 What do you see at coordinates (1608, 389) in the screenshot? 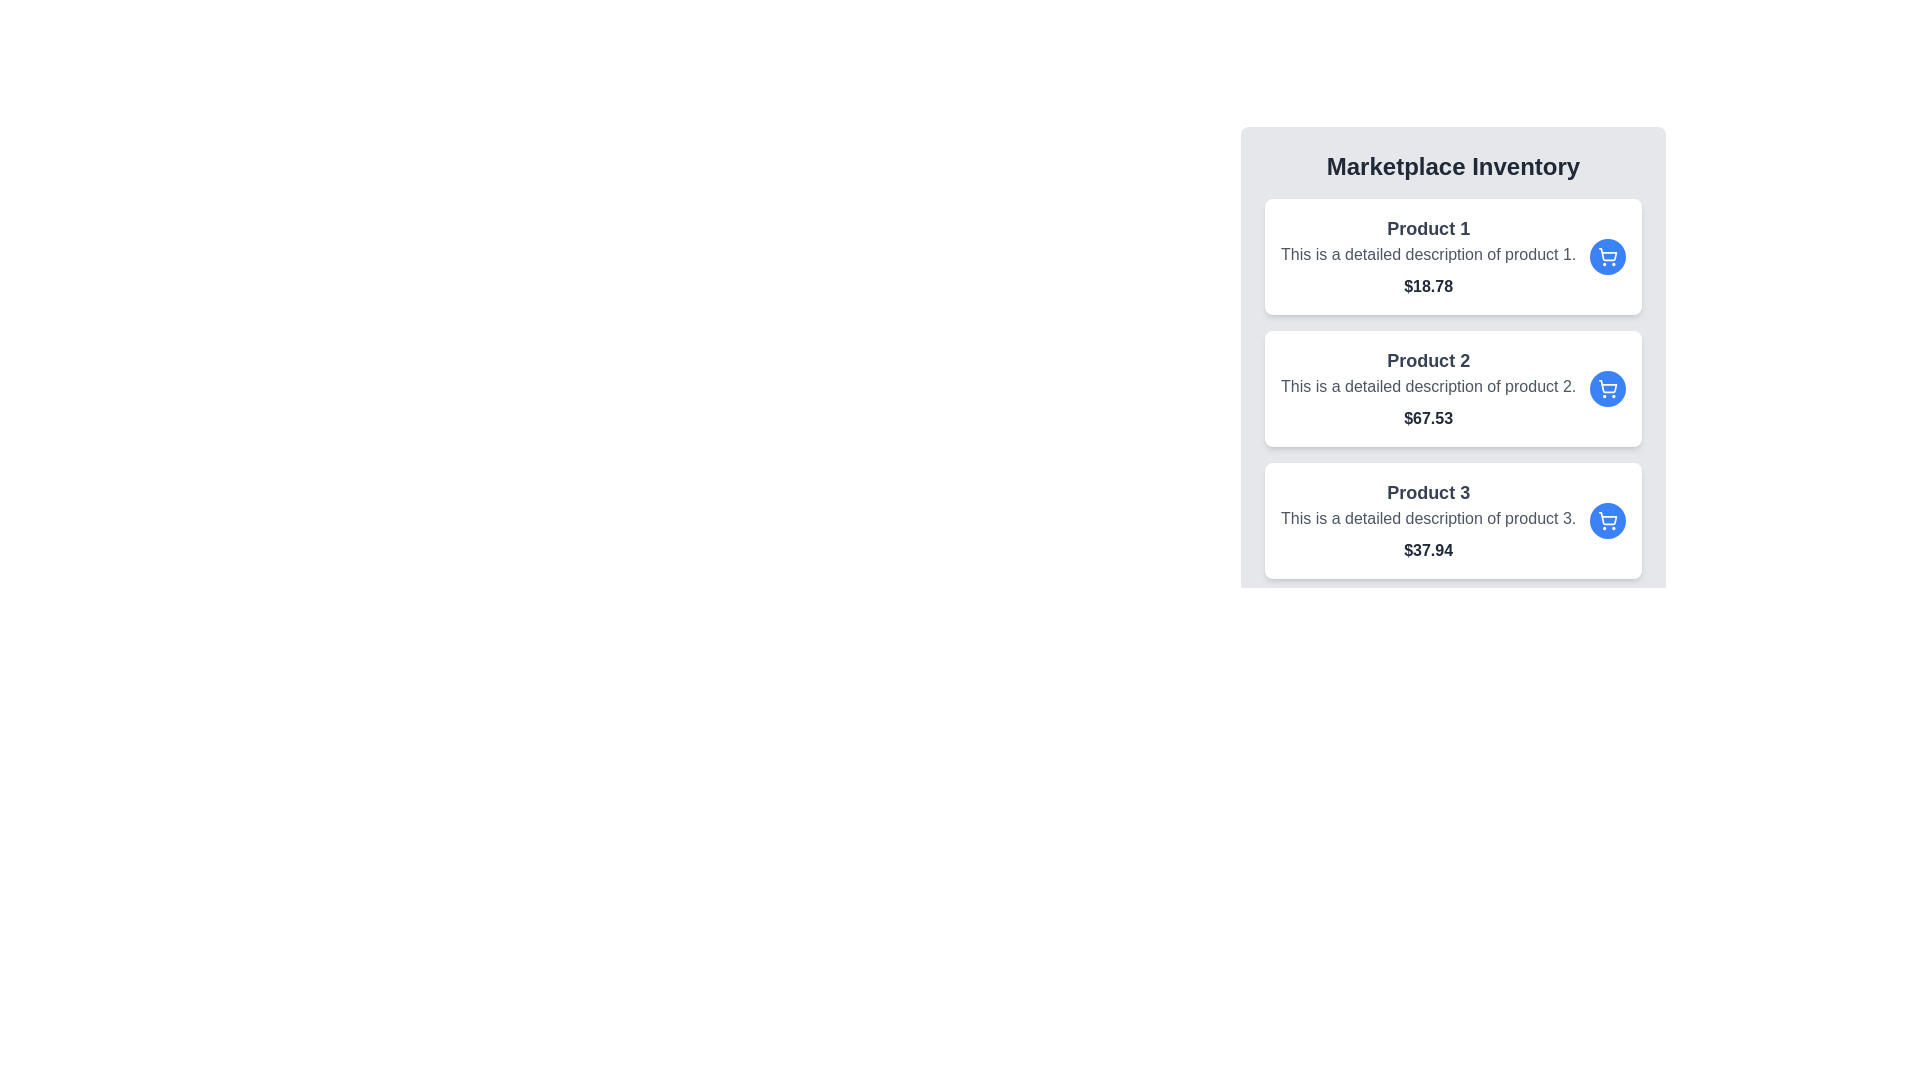
I see `the 'Add to Cart' button for 'Product 2'` at bounding box center [1608, 389].